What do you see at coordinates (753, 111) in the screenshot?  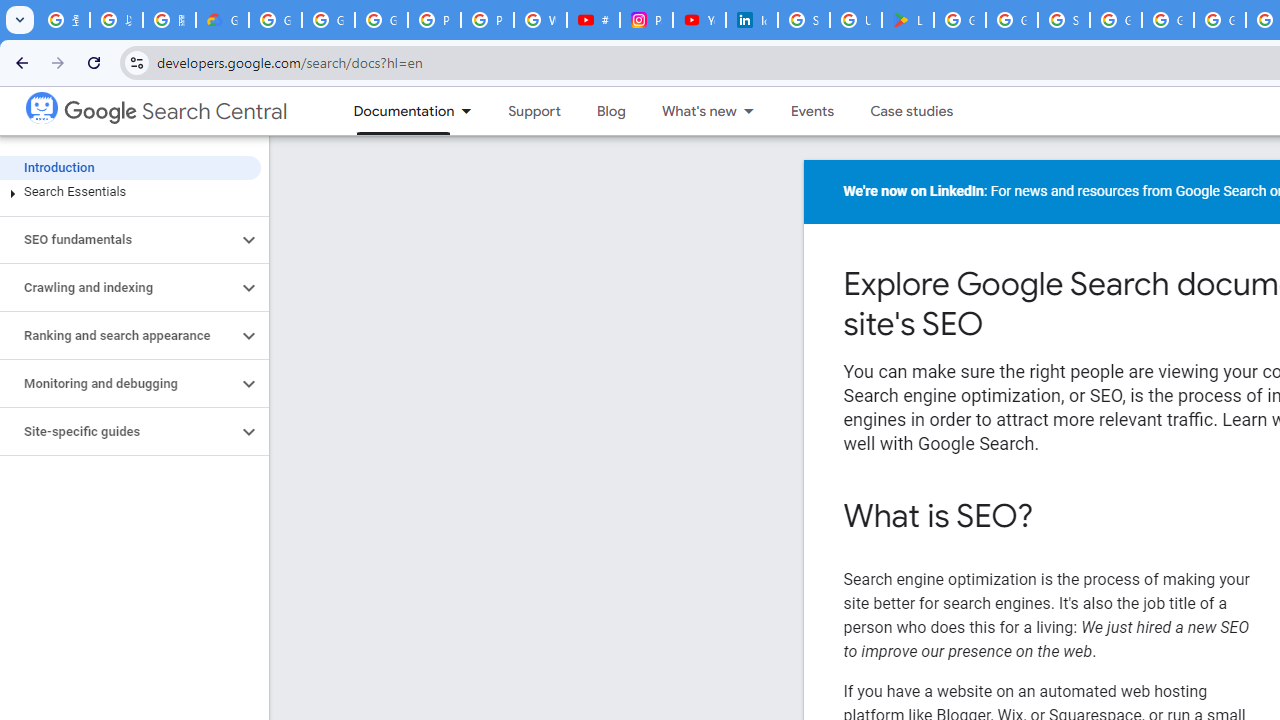 I see `'Dropdown menu for What'` at bounding box center [753, 111].